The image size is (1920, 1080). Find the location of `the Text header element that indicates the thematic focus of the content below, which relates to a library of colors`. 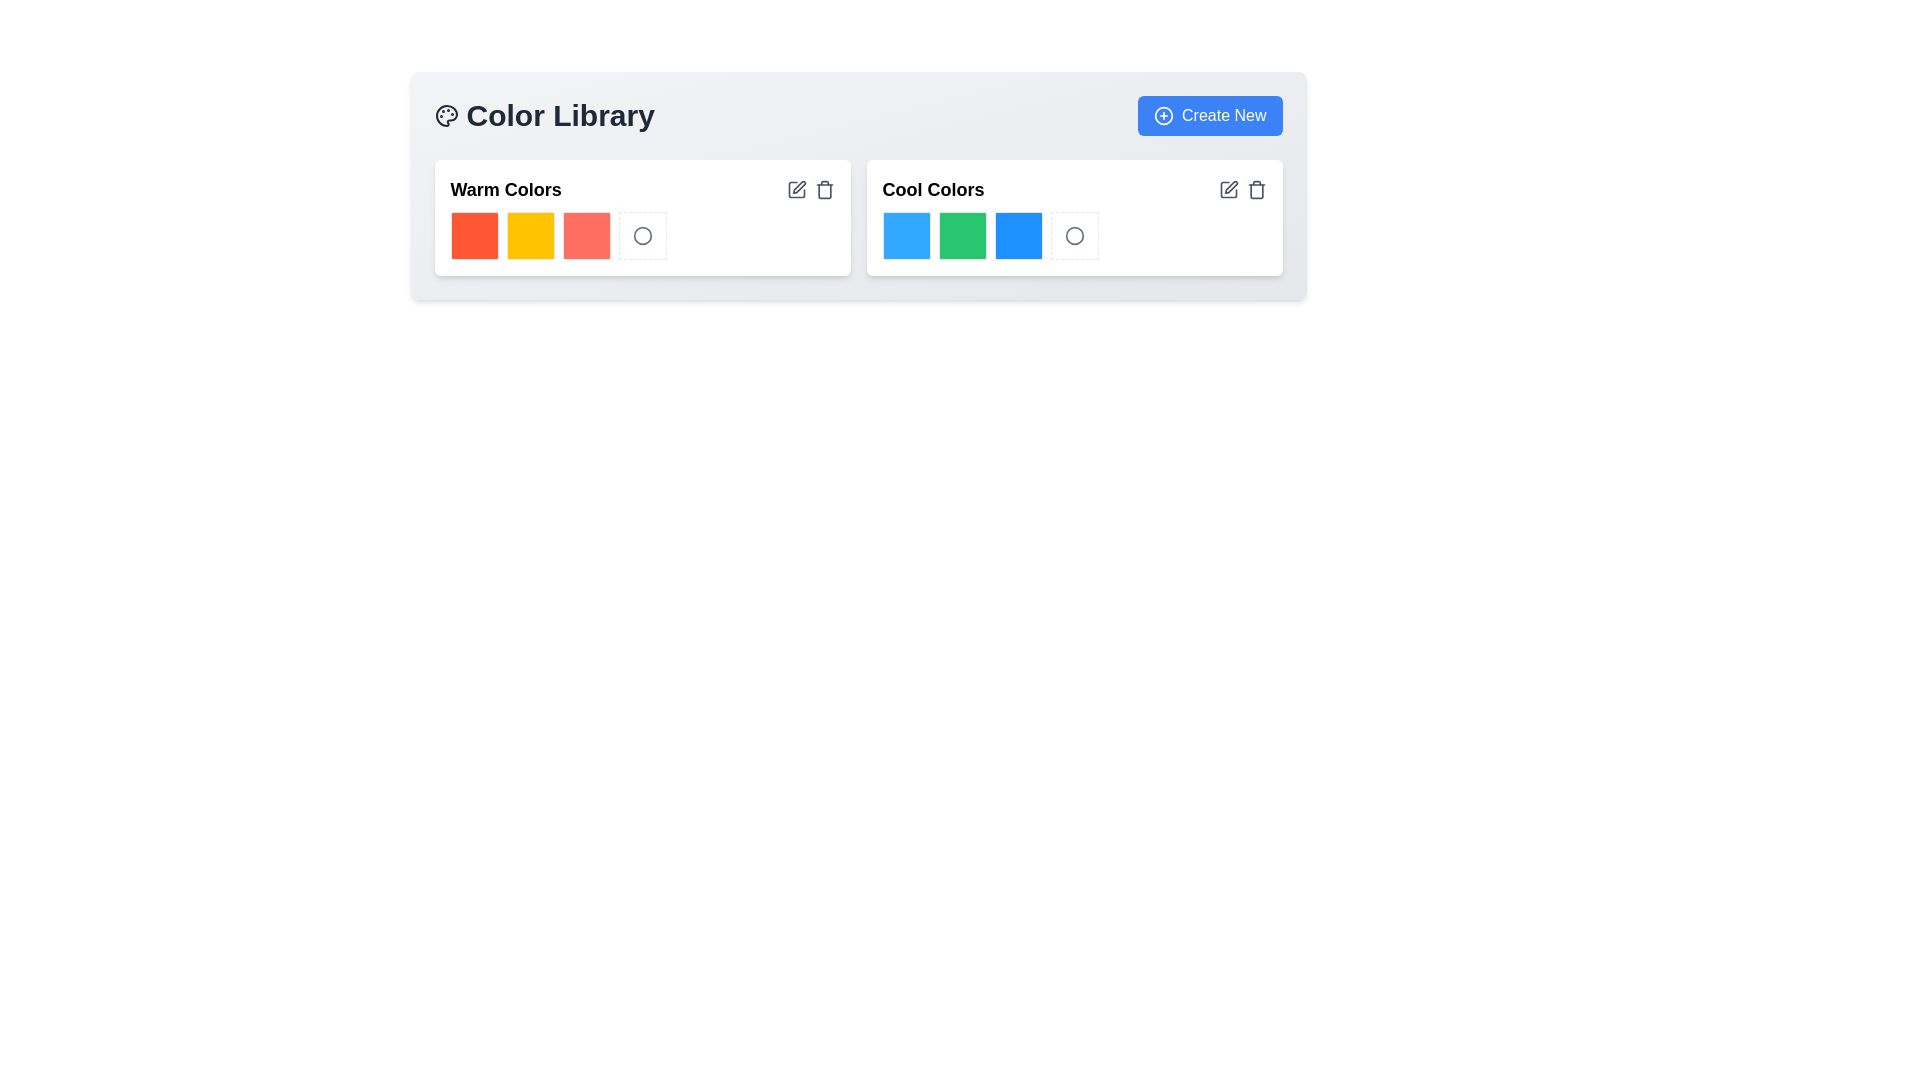

the Text header element that indicates the thematic focus of the content below, which relates to a library of colors is located at coordinates (544, 115).